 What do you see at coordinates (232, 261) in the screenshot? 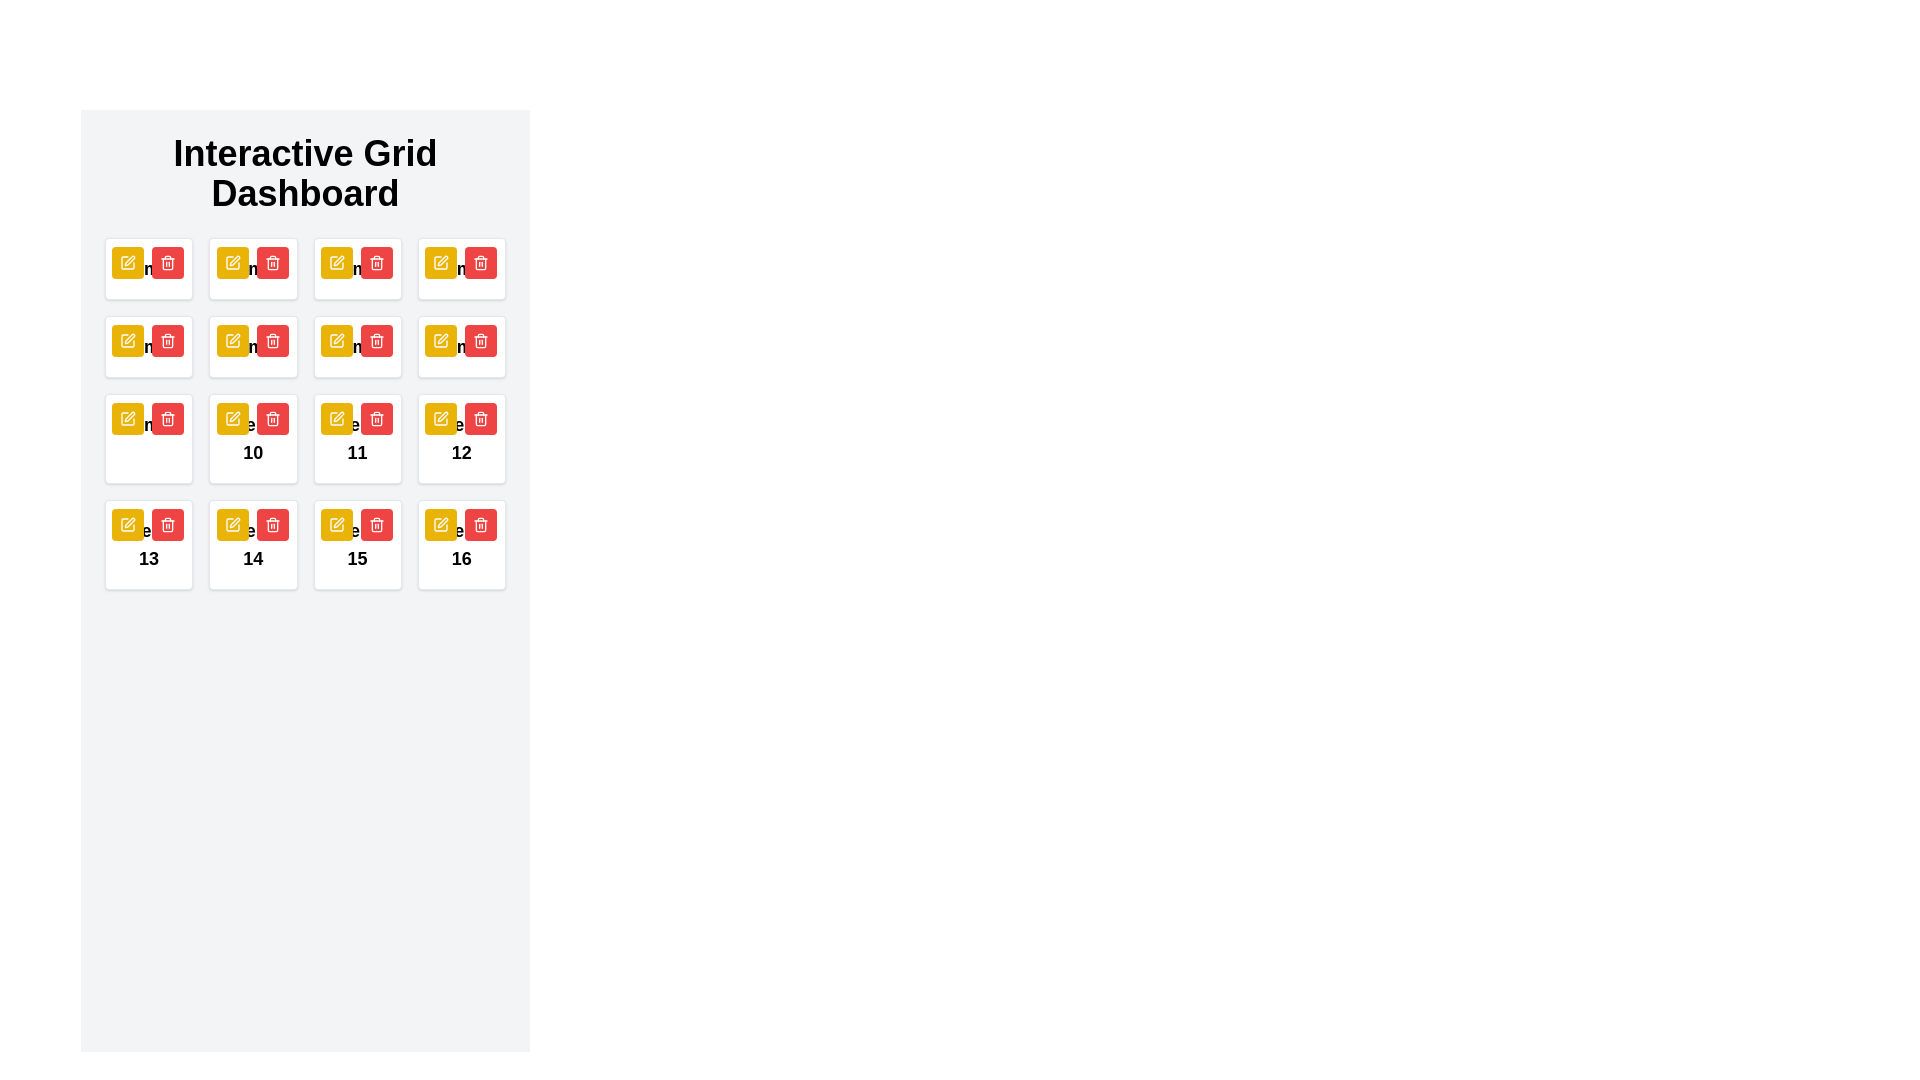
I see `the yellow button with a pencil icon located in the top row of the interactive grid dashboard, specifically the third element from the left` at bounding box center [232, 261].